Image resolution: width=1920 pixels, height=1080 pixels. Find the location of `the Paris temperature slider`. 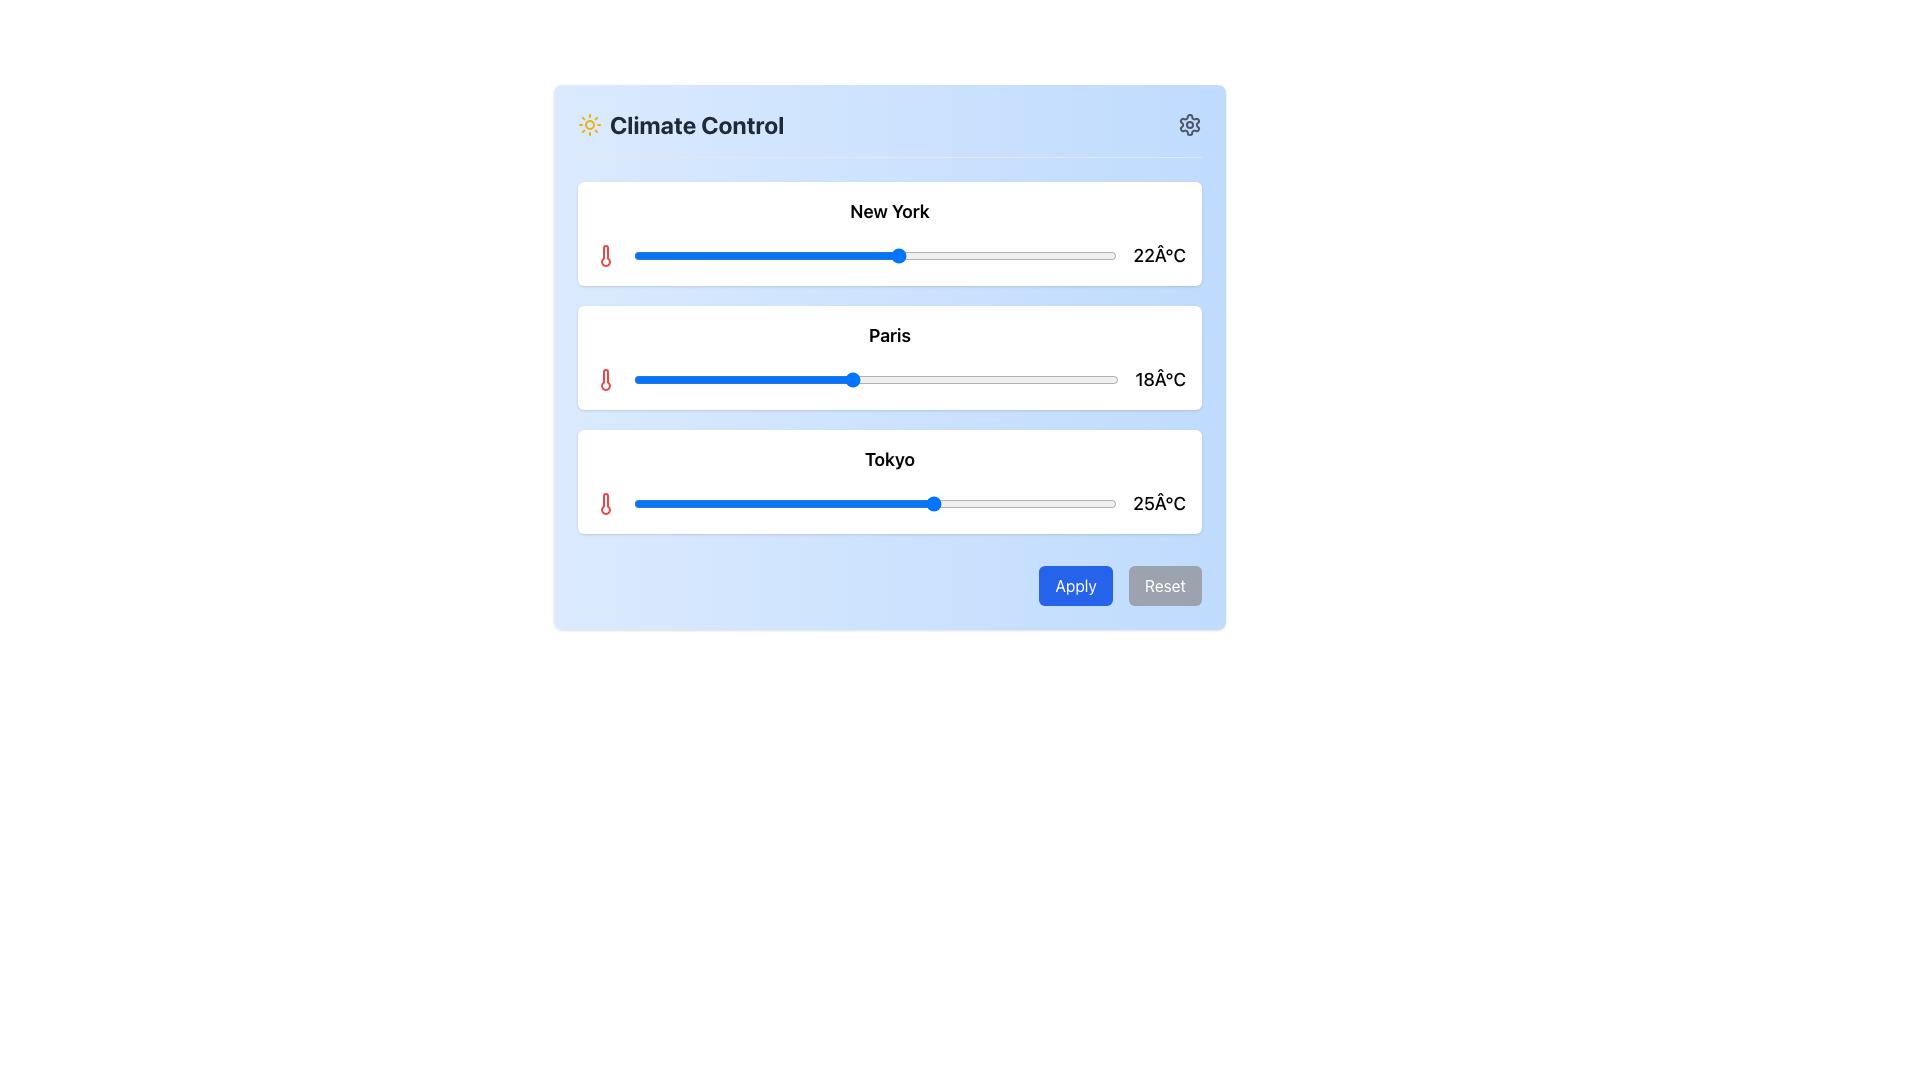

the Paris temperature slider is located at coordinates (754, 380).